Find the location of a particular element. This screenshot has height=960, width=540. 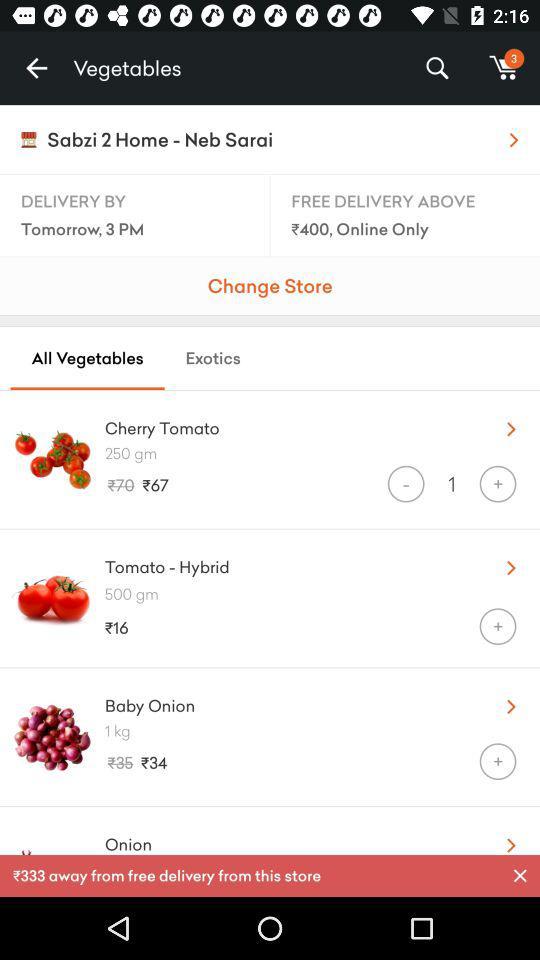

the item to the left of the vegetables item is located at coordinates (36, 68).